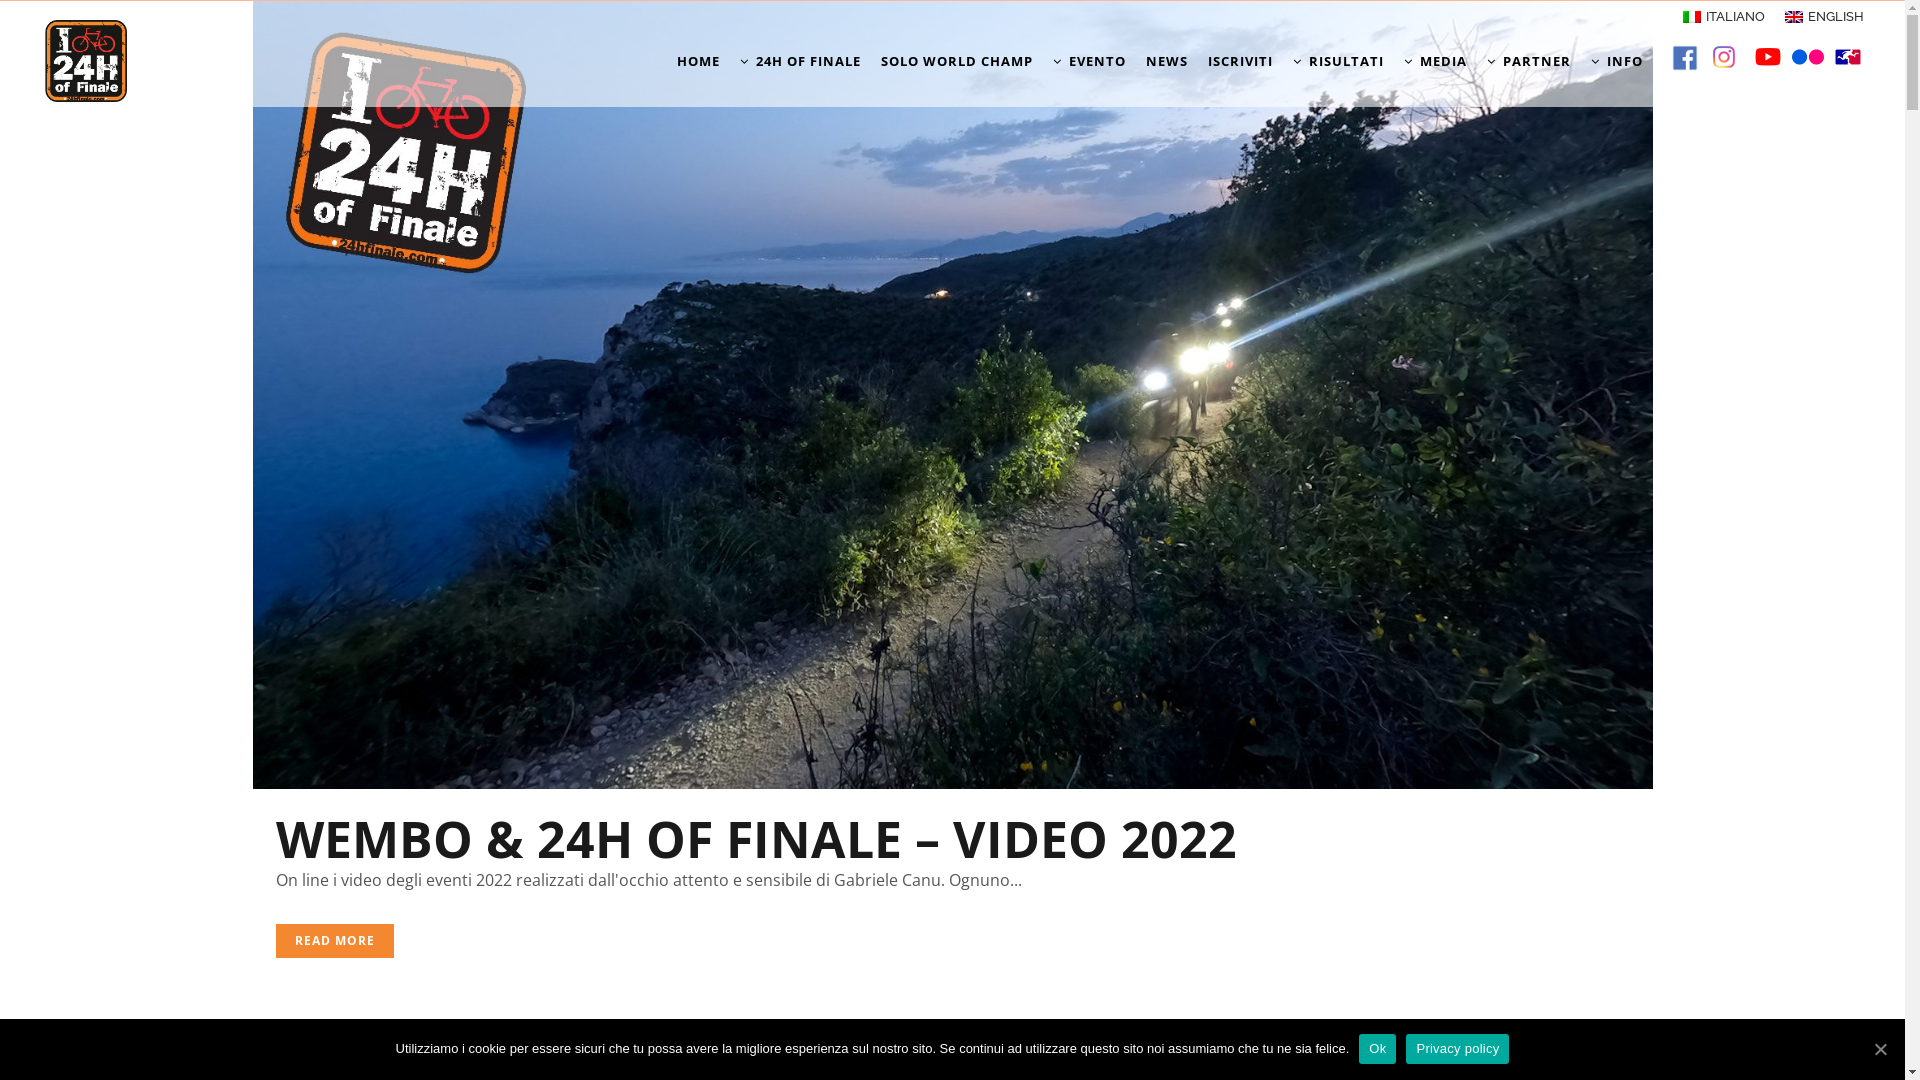 The image size is (1920, 1080). I want to click on 'RISULTATI', so click(1338, 60).